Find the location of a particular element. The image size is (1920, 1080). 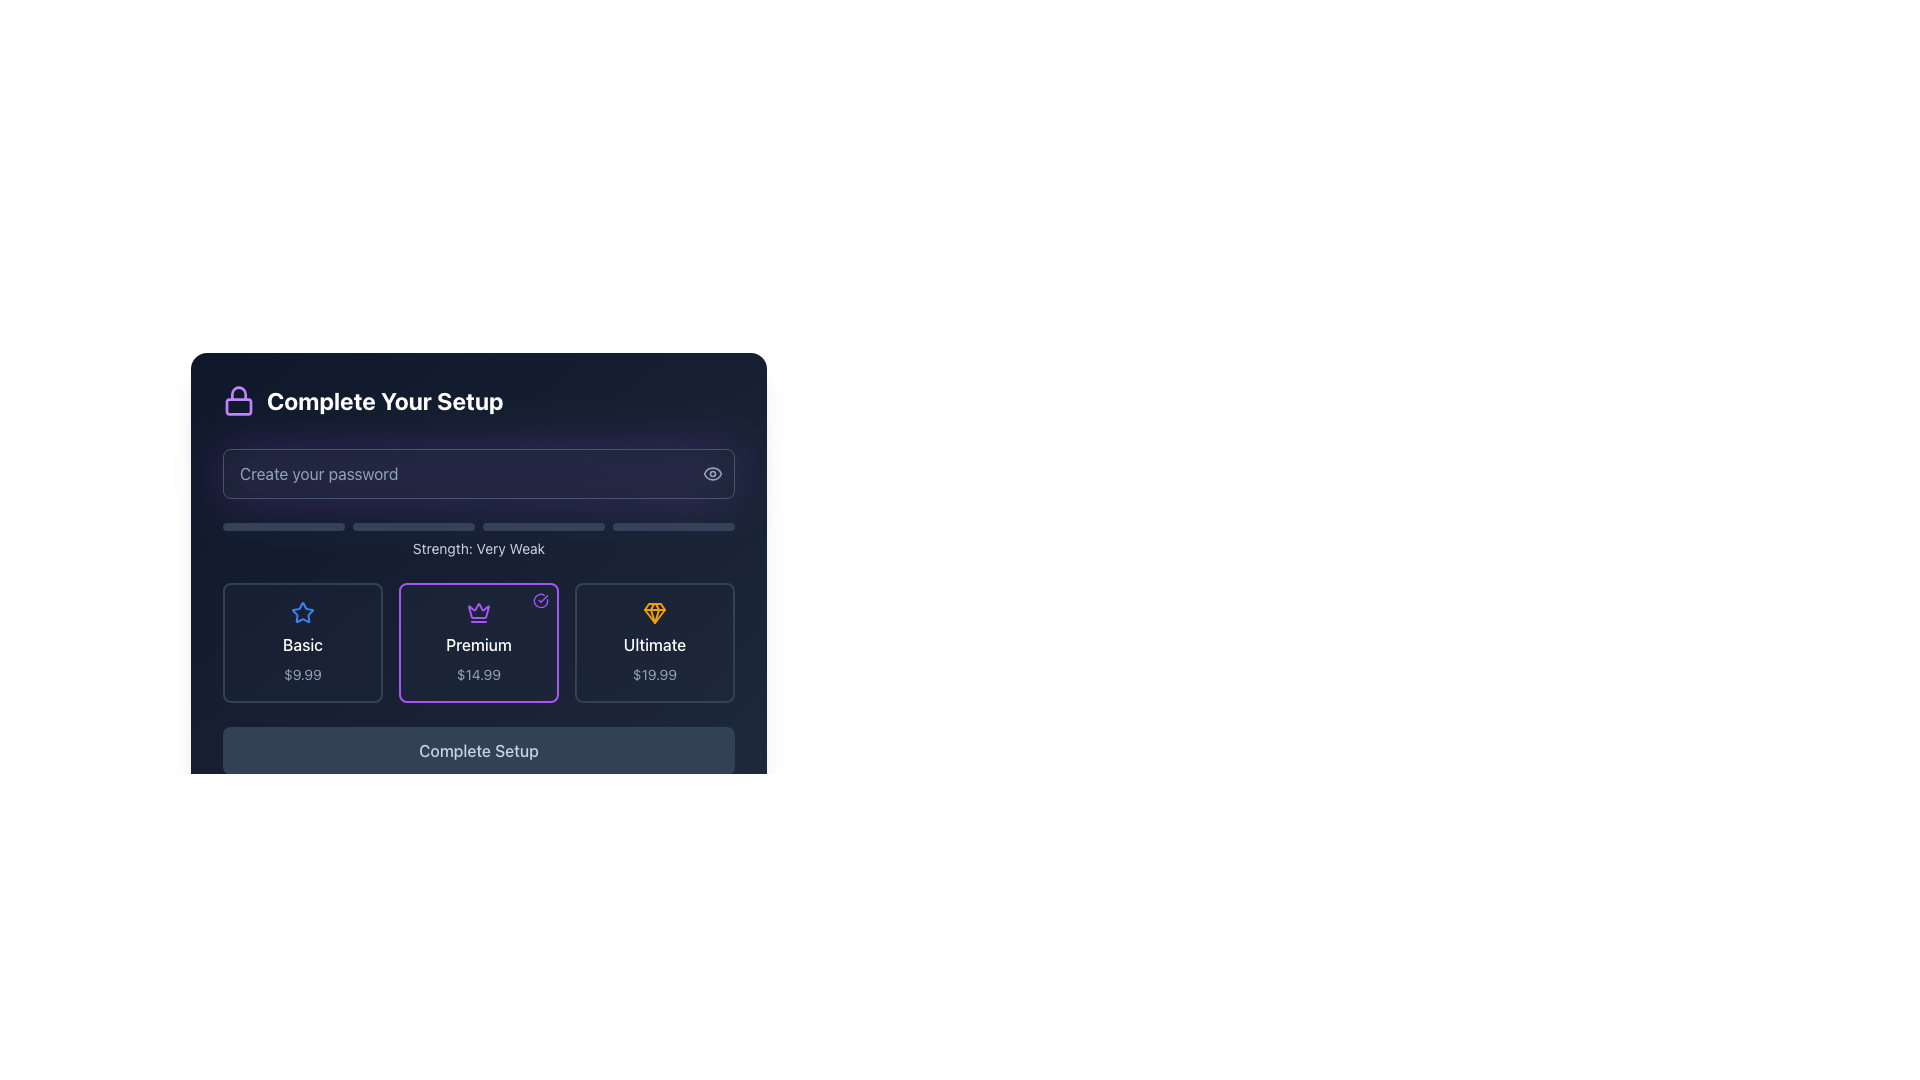

the price text element displaying '$19.99' located below the 'Ultimate' label in the rightmost column of the pricing options is located at coordinates (654, 675).